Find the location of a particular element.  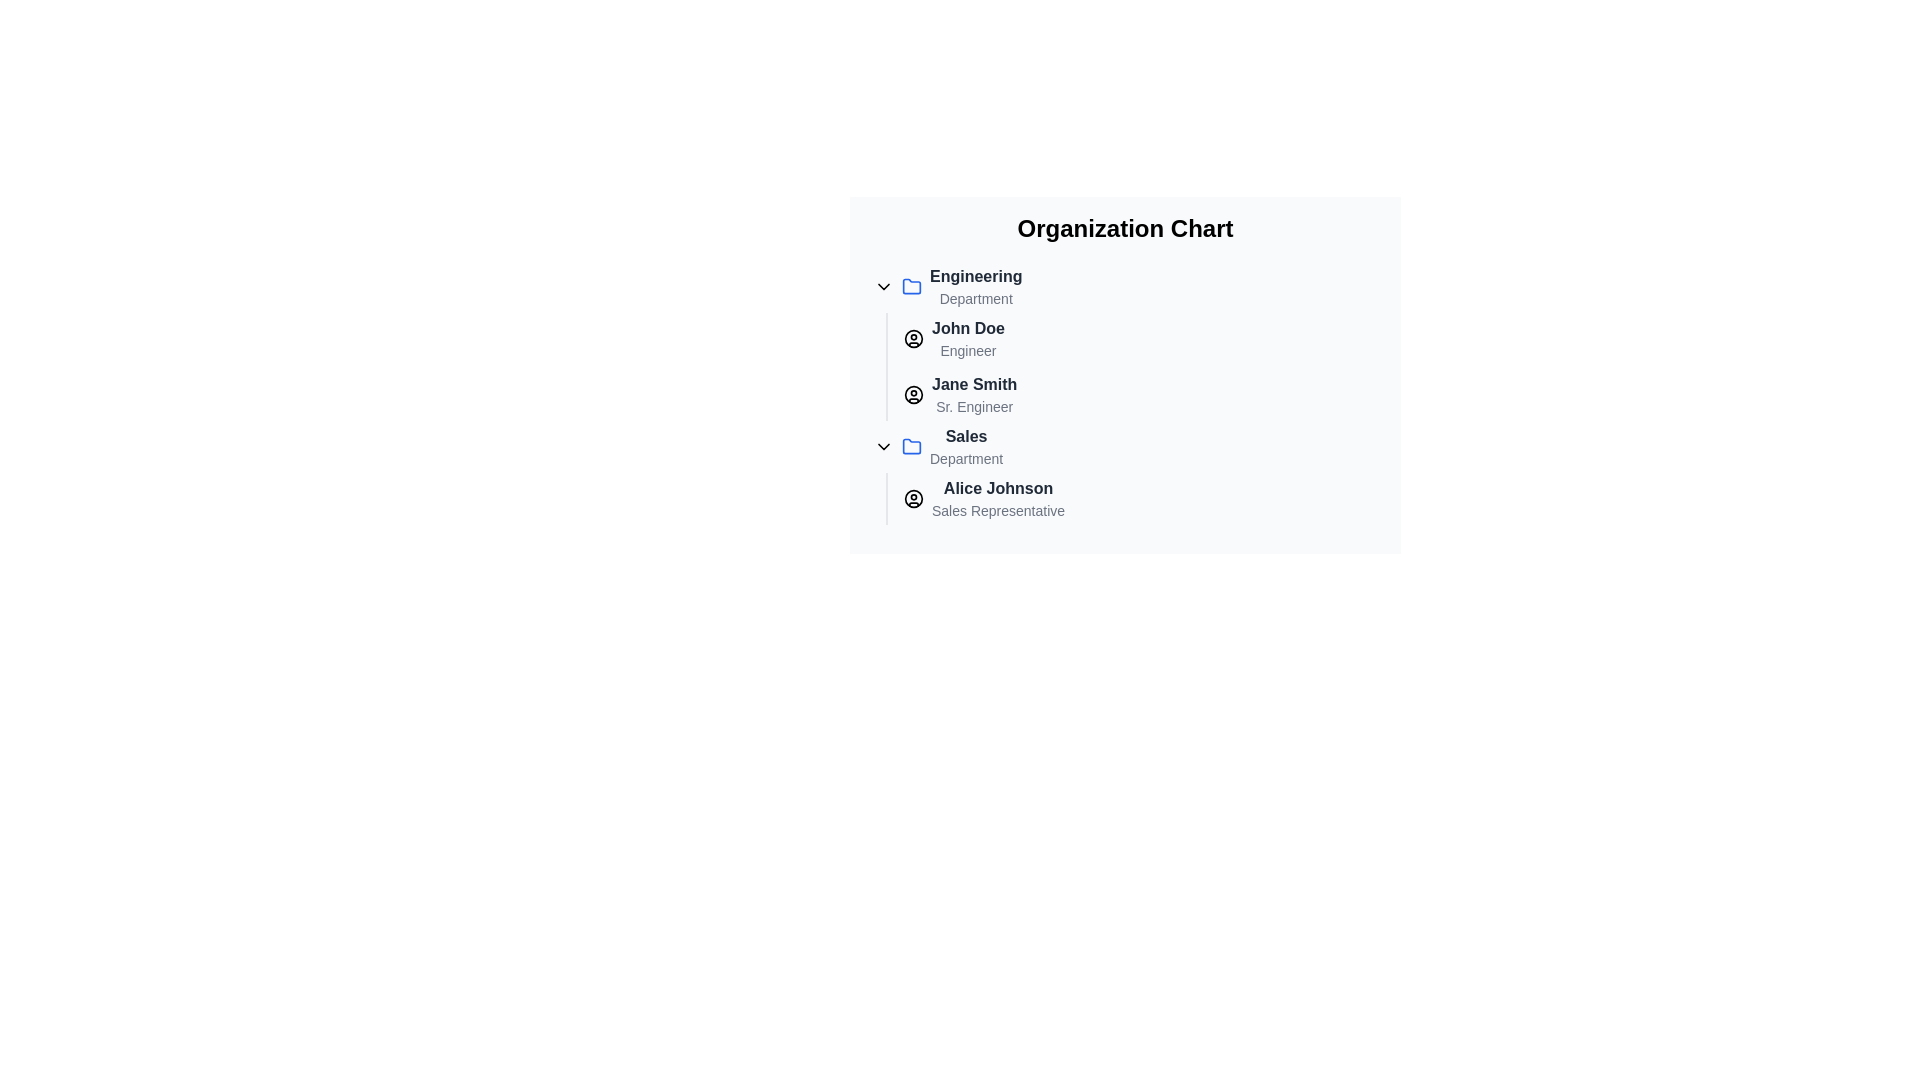

the 'Sales' text label located in the 'Sales' department section of the organization chart for accessibility is located at coordinates (966, 446).